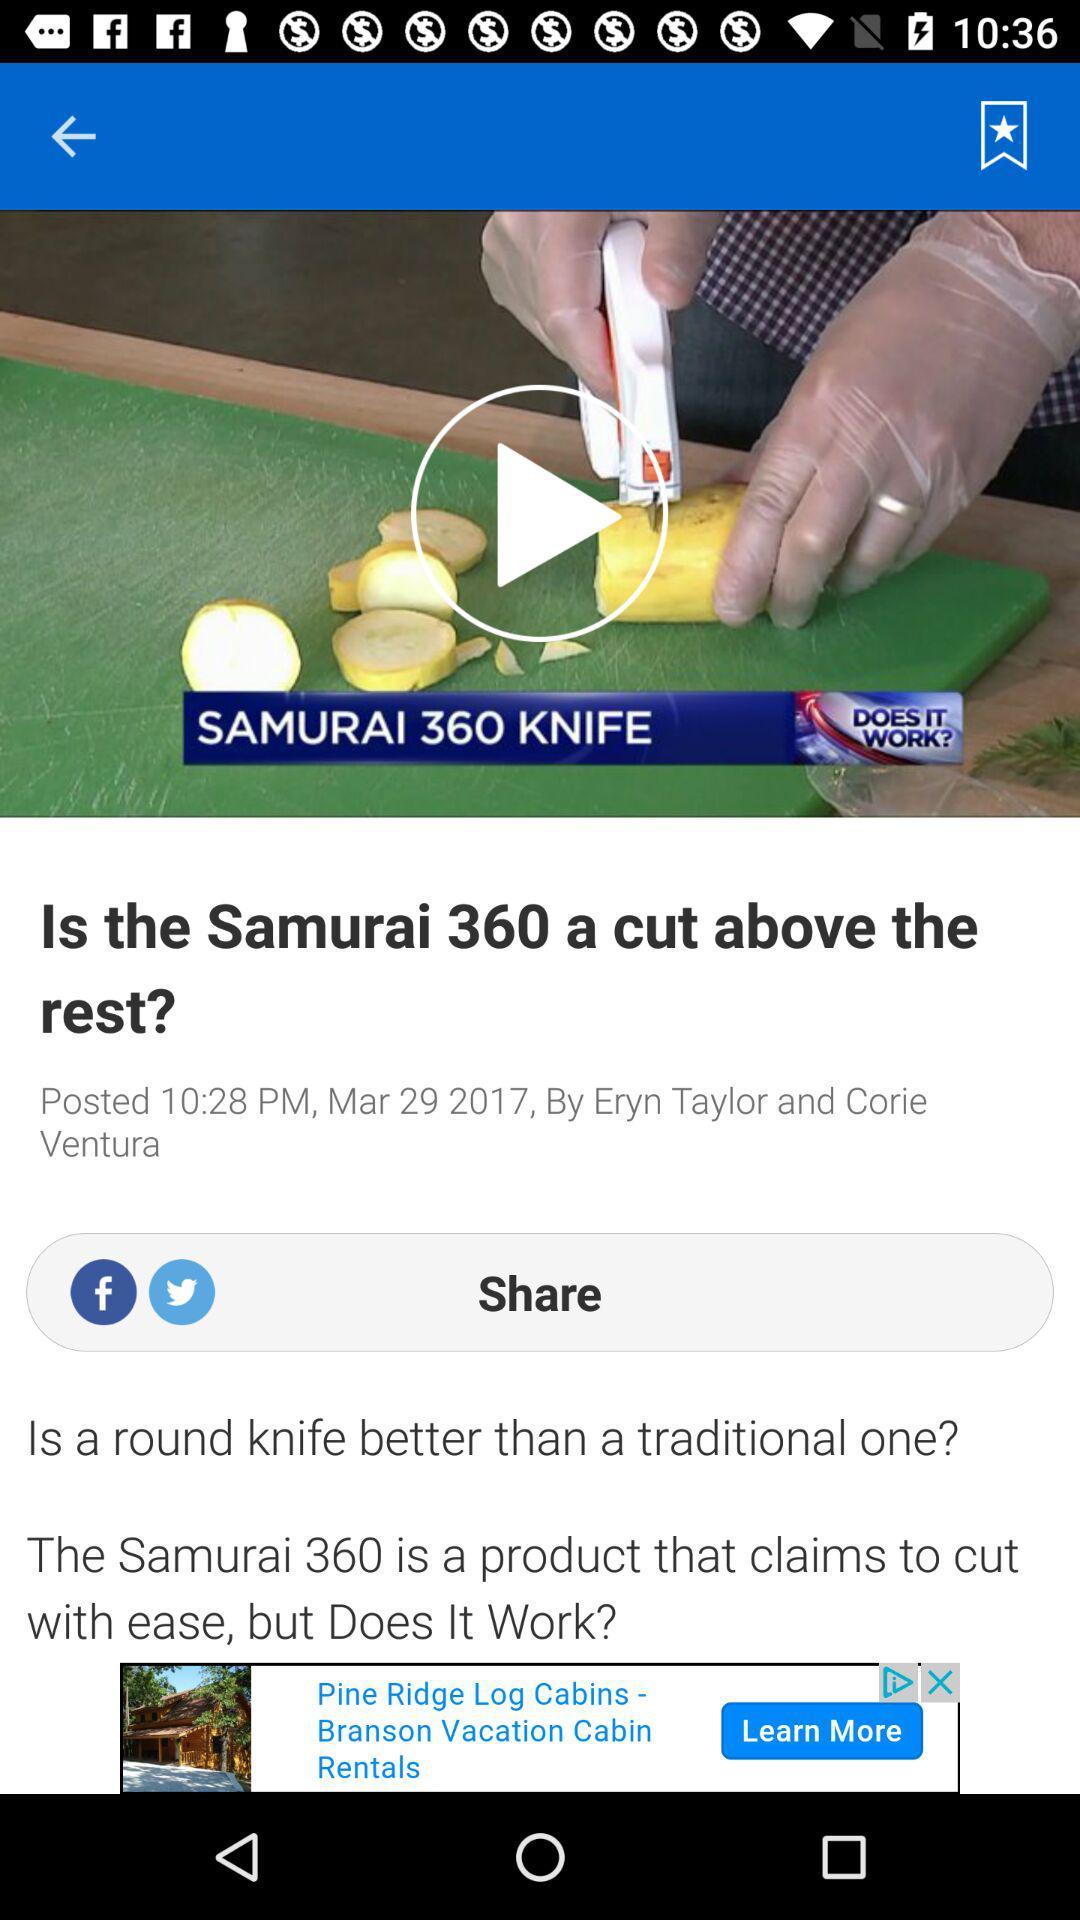 The width and height of the screenshot is (1080, 1920). I want to click on back button, so click(72, 135).